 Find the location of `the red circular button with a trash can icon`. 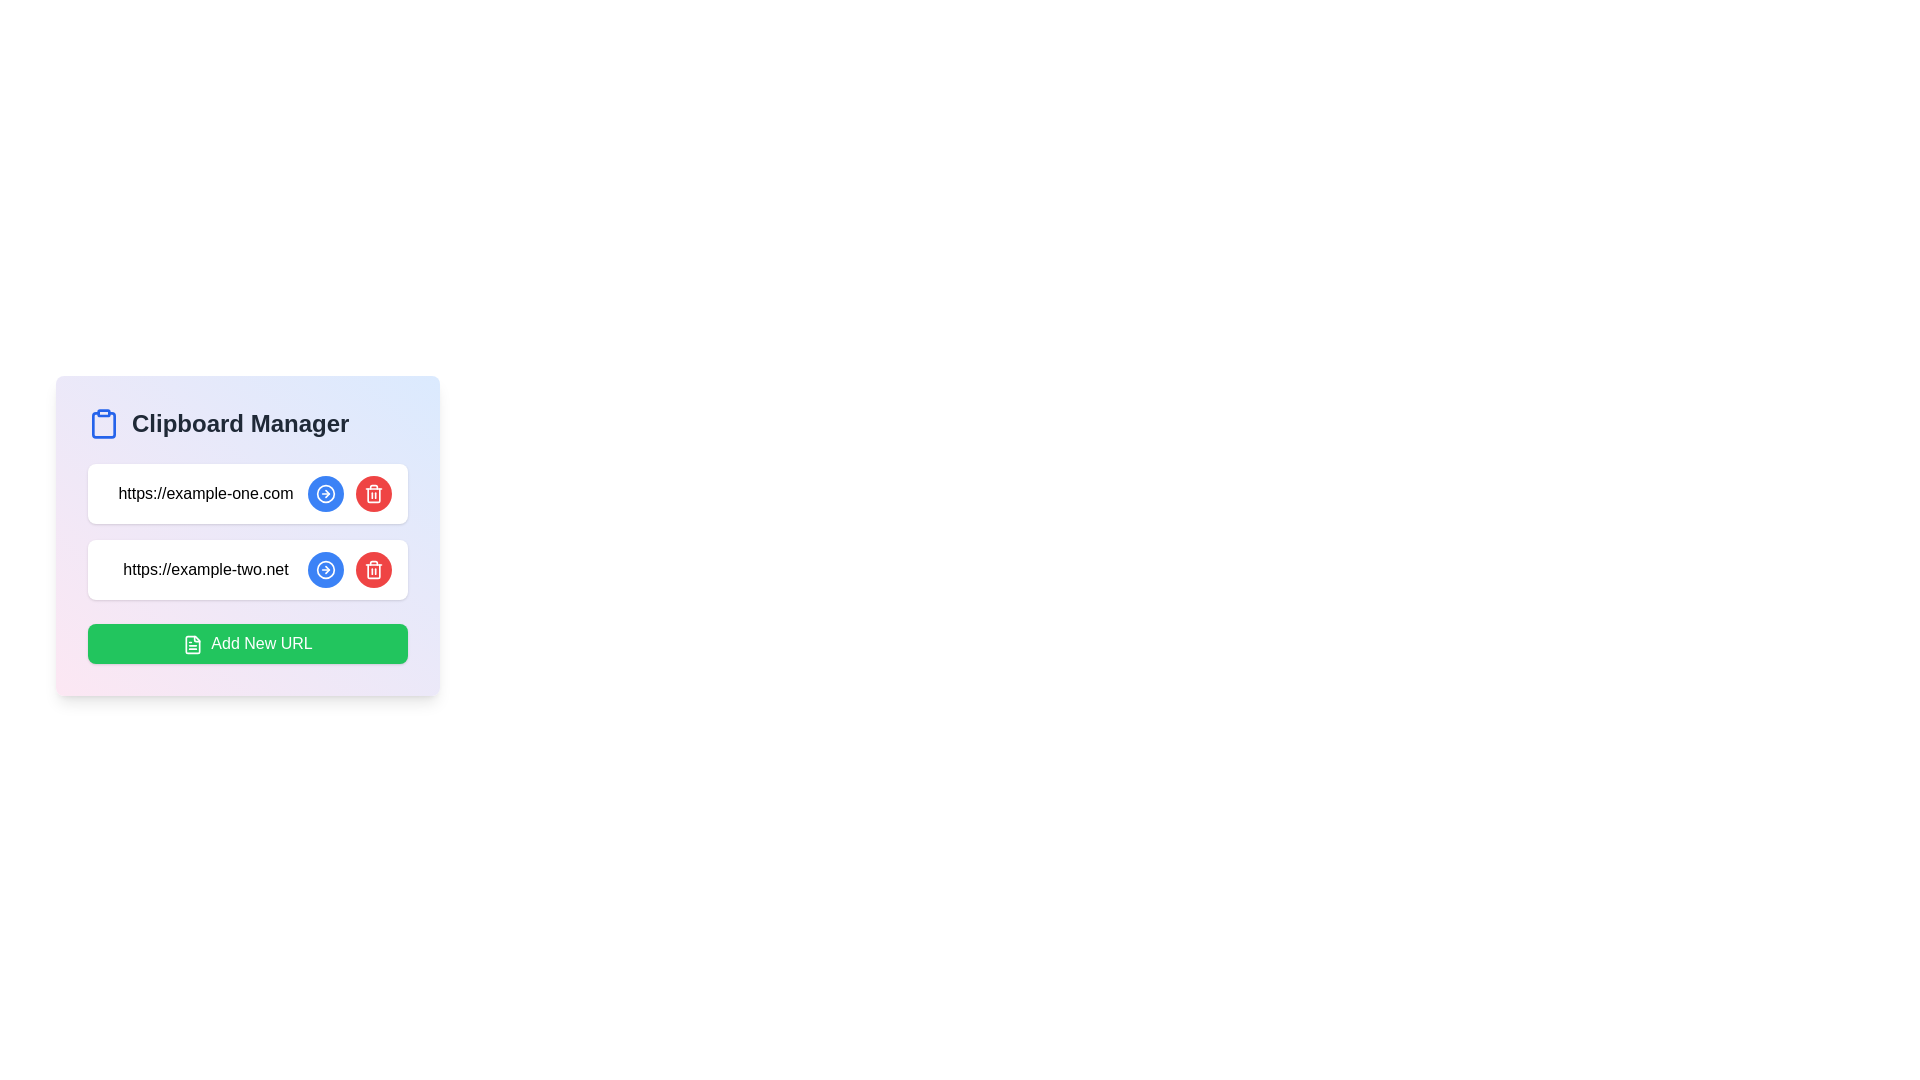

the red circular button with a trash can icon is located at coordinates (374, 570).